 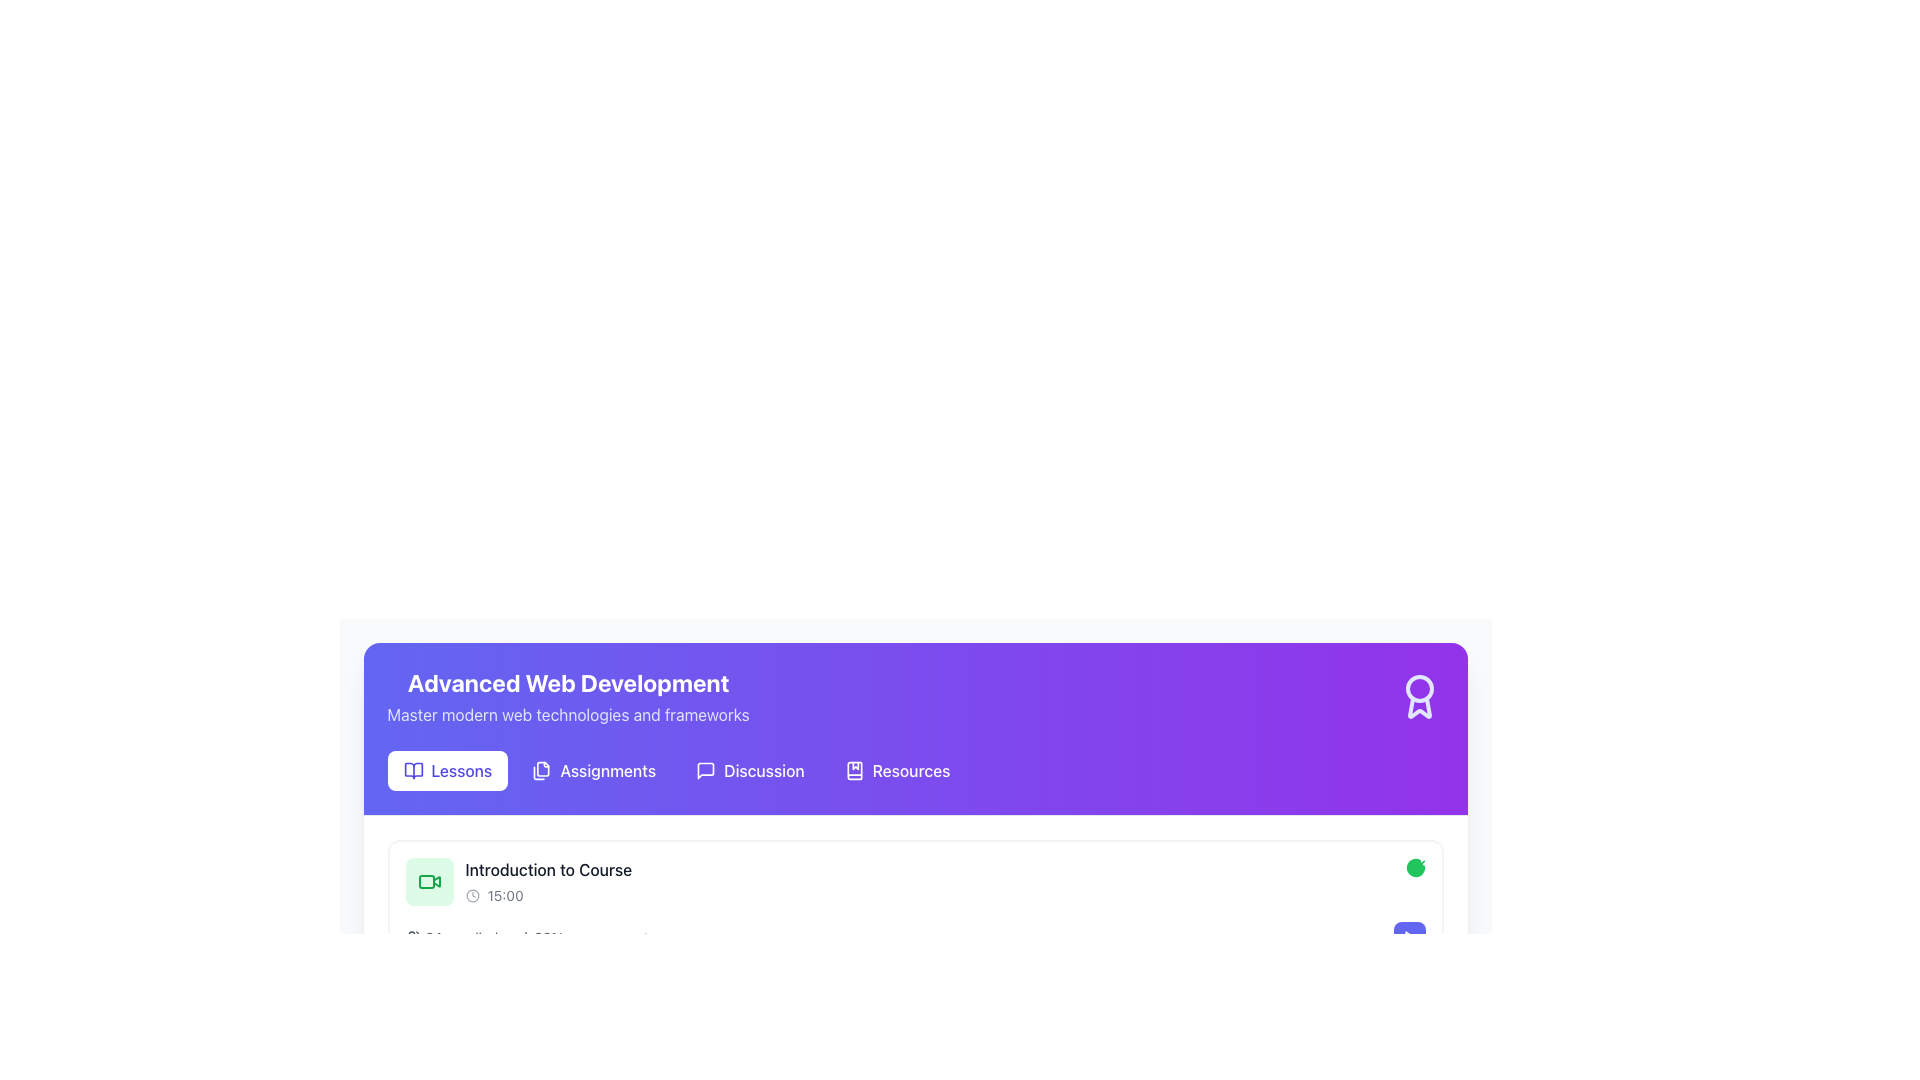 I want to click on the circular icon within the clock representation, located near the 'Introduction to Course' entry, to read the associated information, so click(x=471, y=894).